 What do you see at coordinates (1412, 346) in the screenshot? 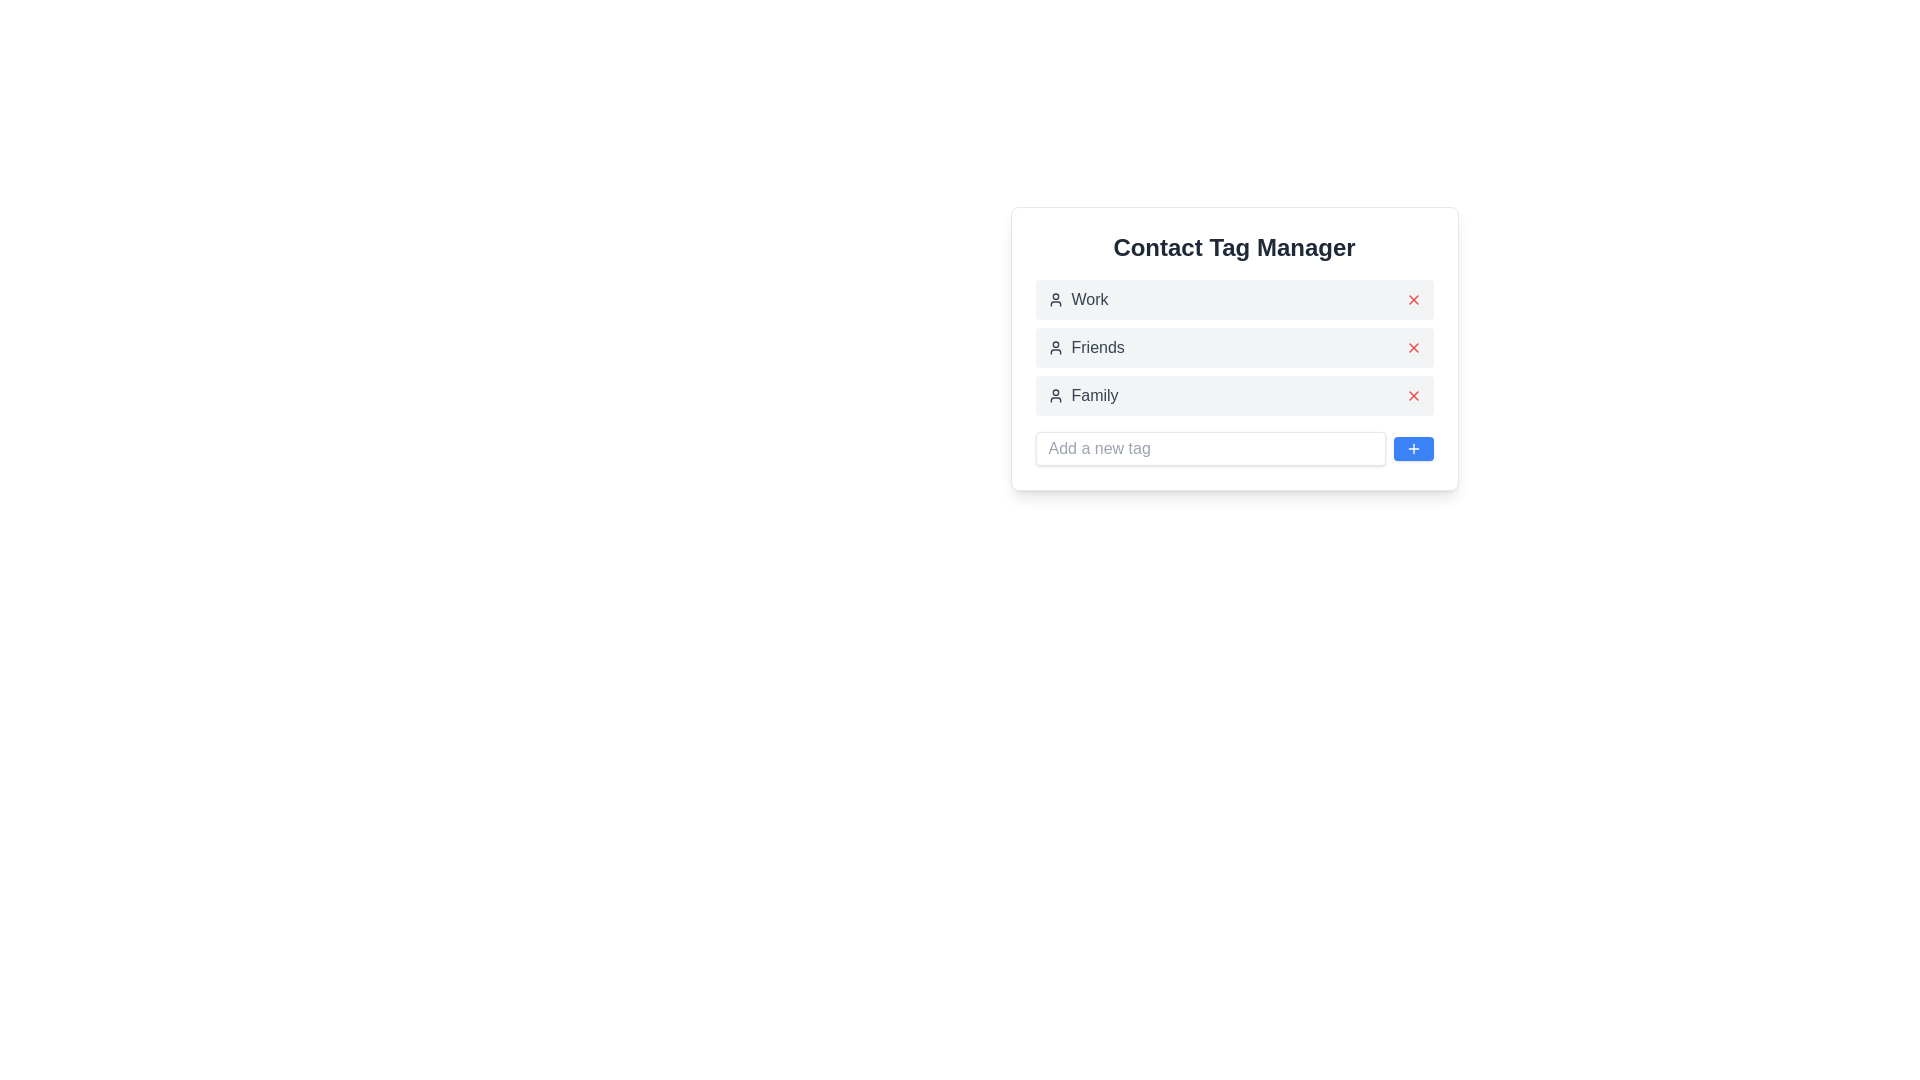
I see `the red delete icon located at the far-right end of the 'Friends' entry` at bounding box center [1412, 346].